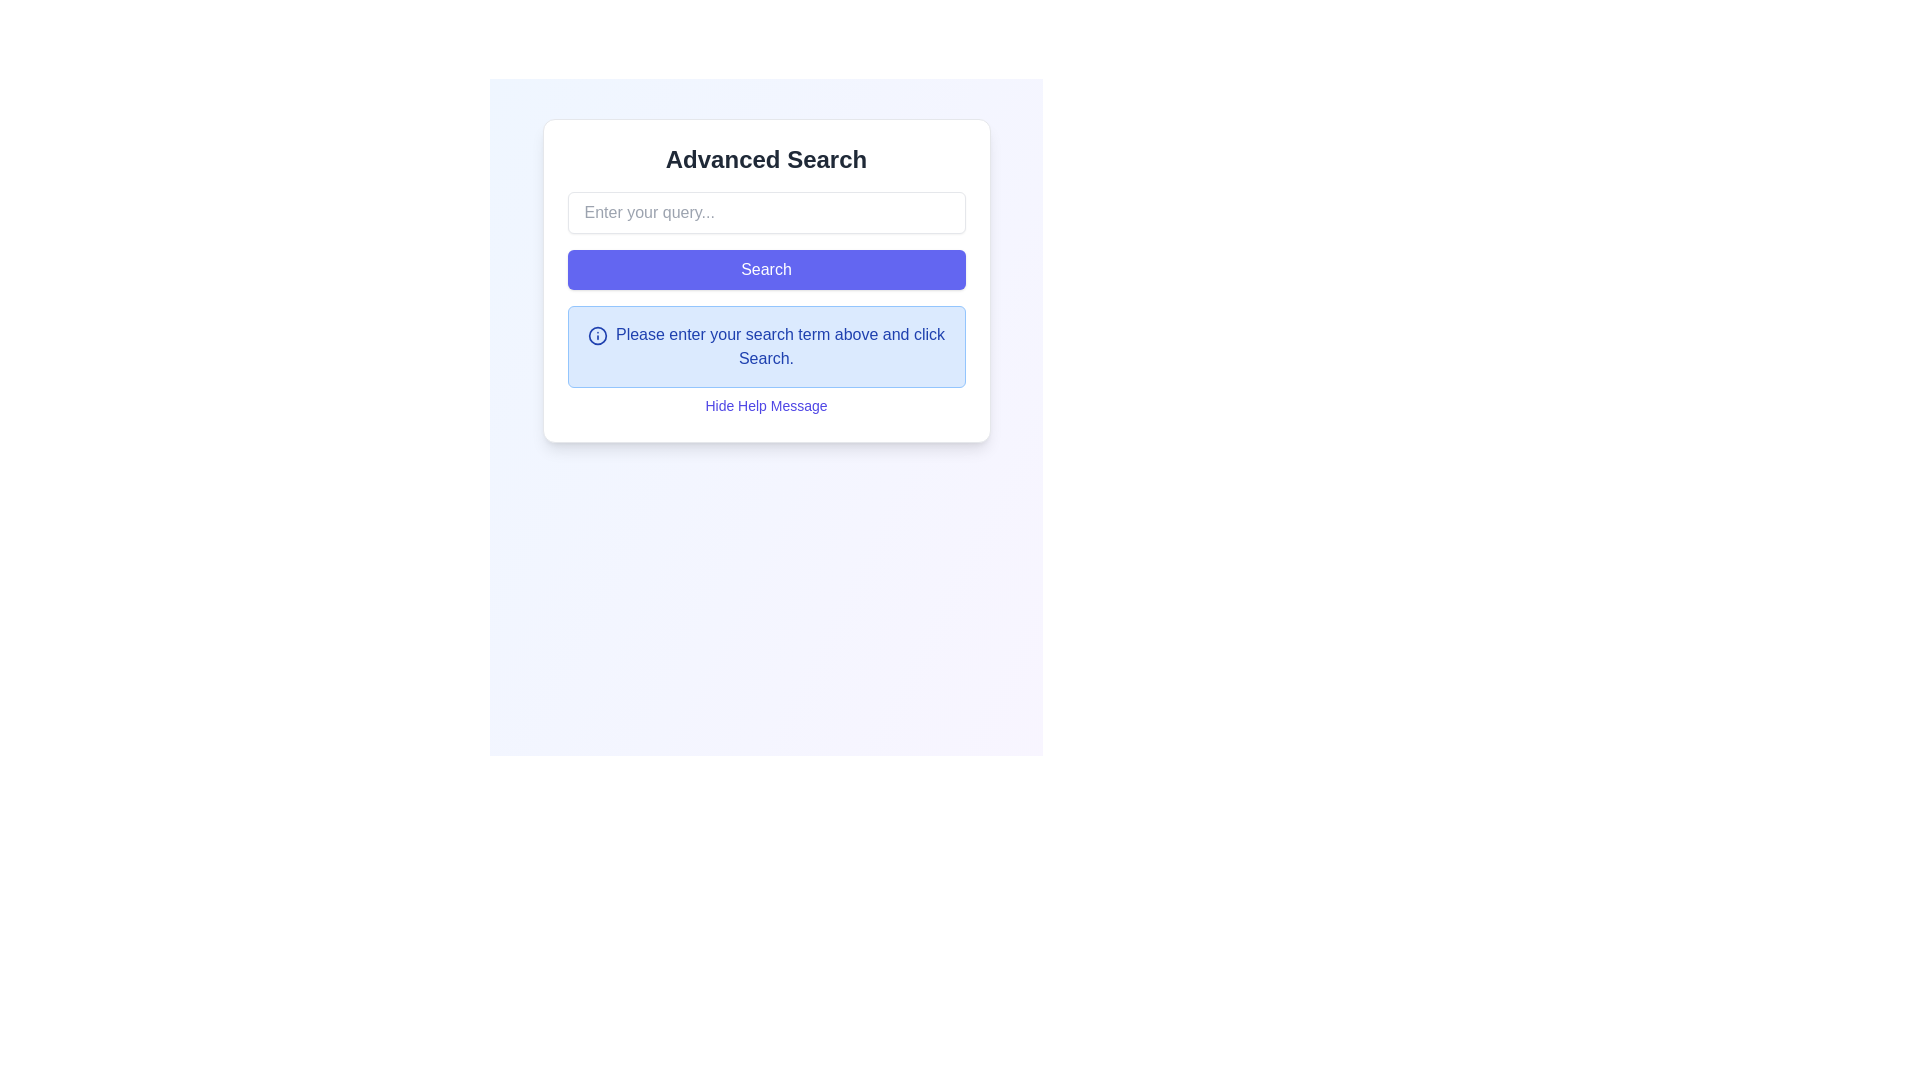 This screenshot has width=1920, height=1080. What do you see at coordinates (765, 158) in the screenshot?
I see `the 'Advanced Search' text label, which is a prominent heading styled with a larger font size and bold weight at the top of a card-like layout` at bounding box center [765, 158].